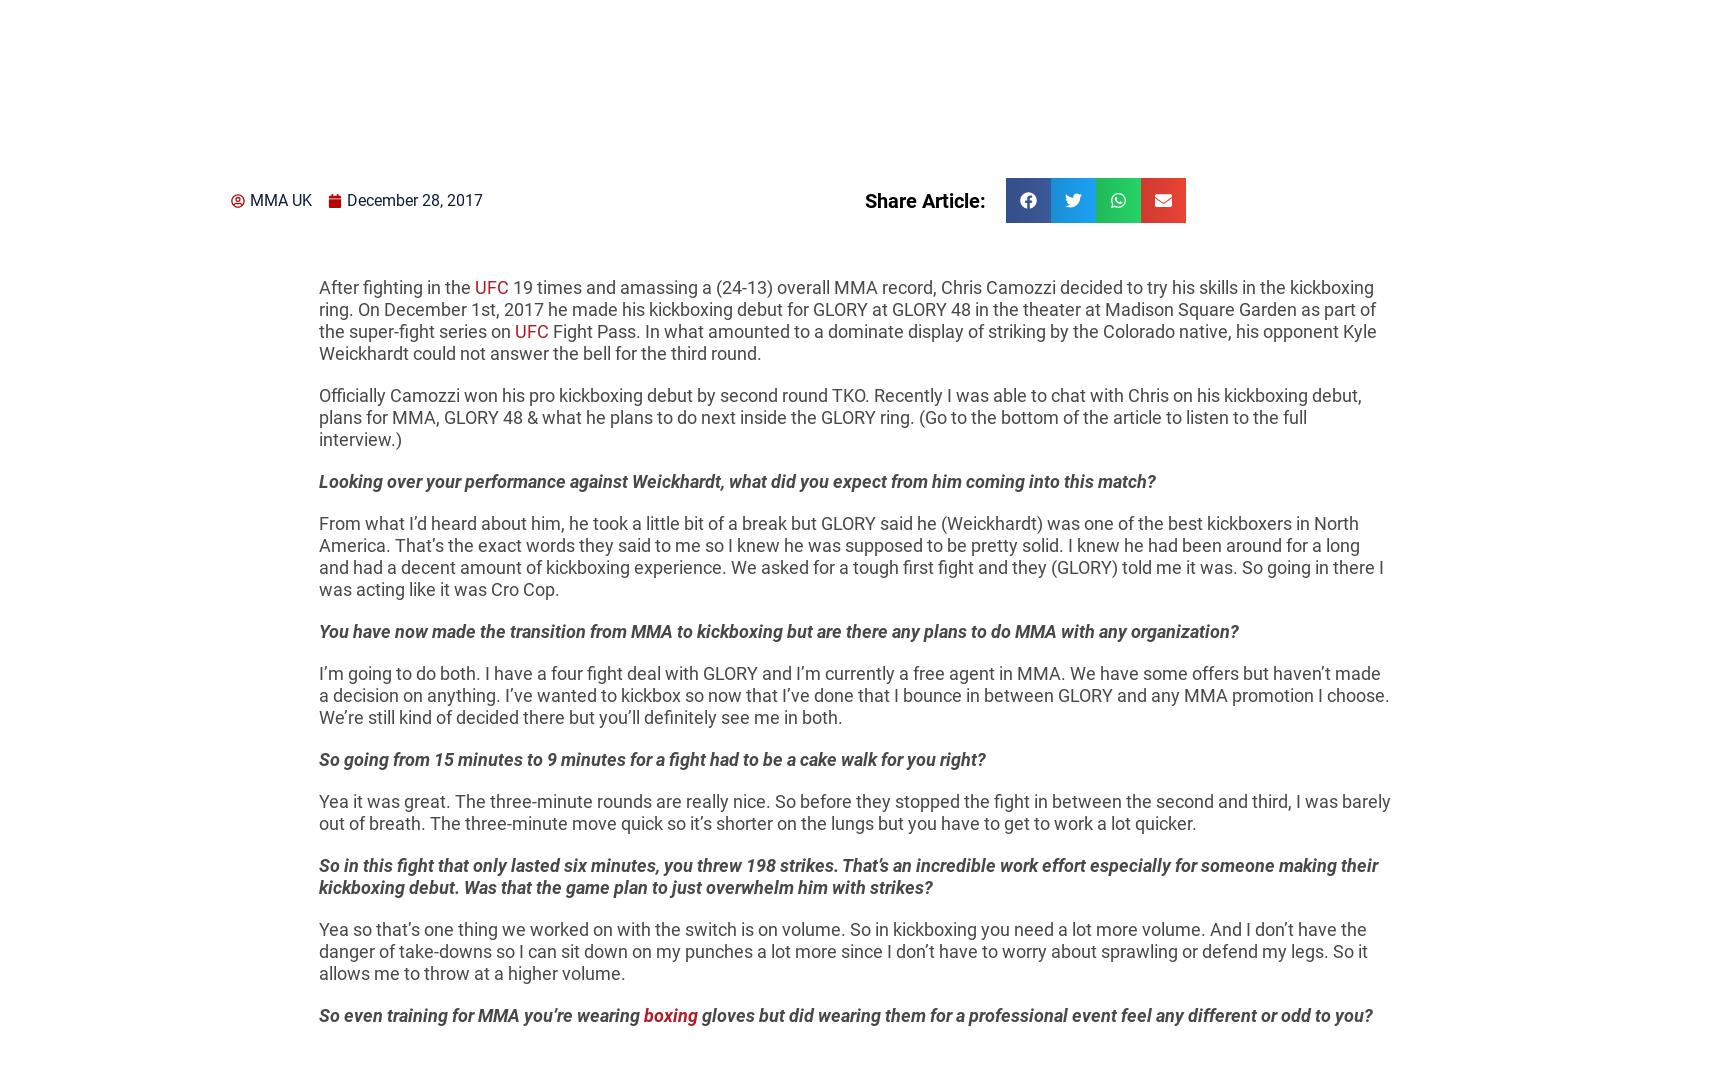 Image resolution: width=1730 pixels, height=1071 pixels. I want to click on '19 times and amassing a (24-13) overall MMA record, Chris Camozzi decided to try his skills in the kickboxing ring. On December 1st, 2017 he made his kickboxing debut for GLORY at GLORY 48 in the theater at Madison Square Garden as part of the super-fight series on', so click(846, 308).